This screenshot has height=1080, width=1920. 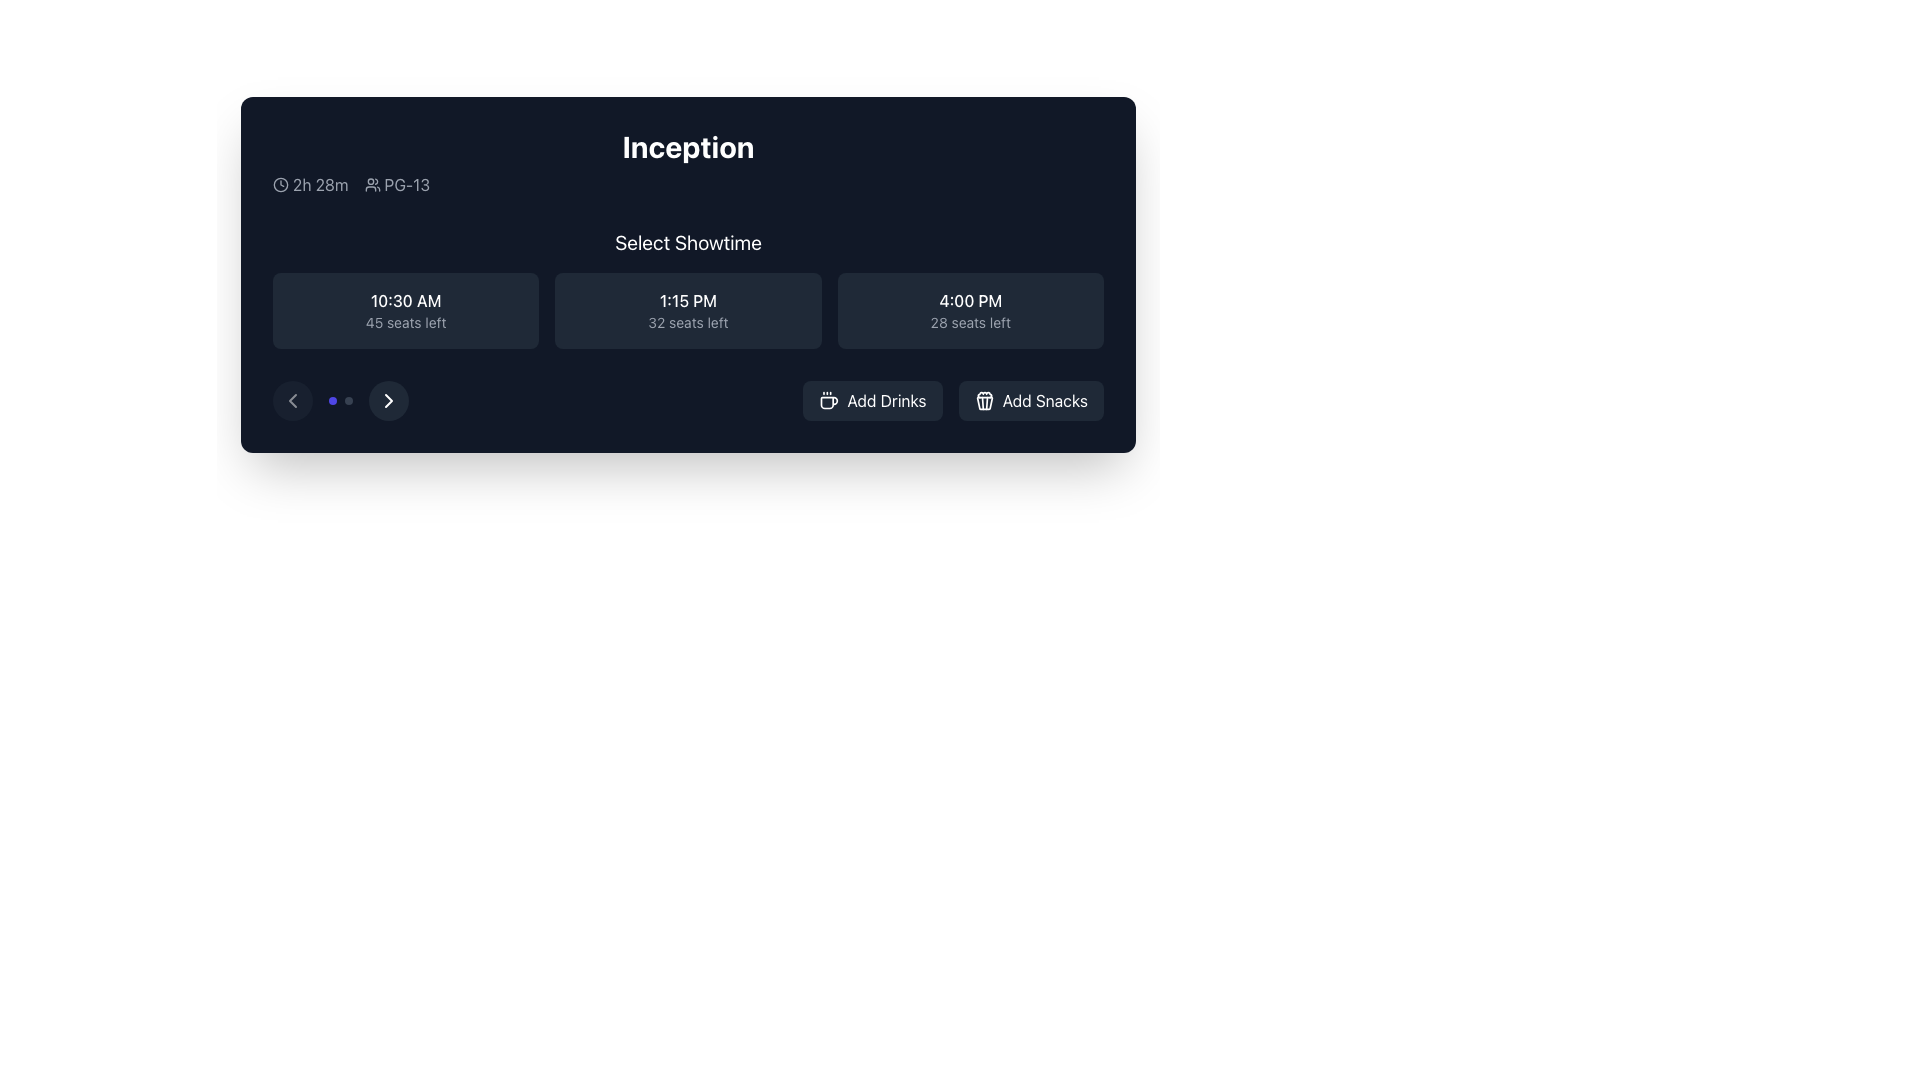 I want to click on the coffee cup icon with steam located in the bottom-left corner of the UI, so click(x=829, y=403).